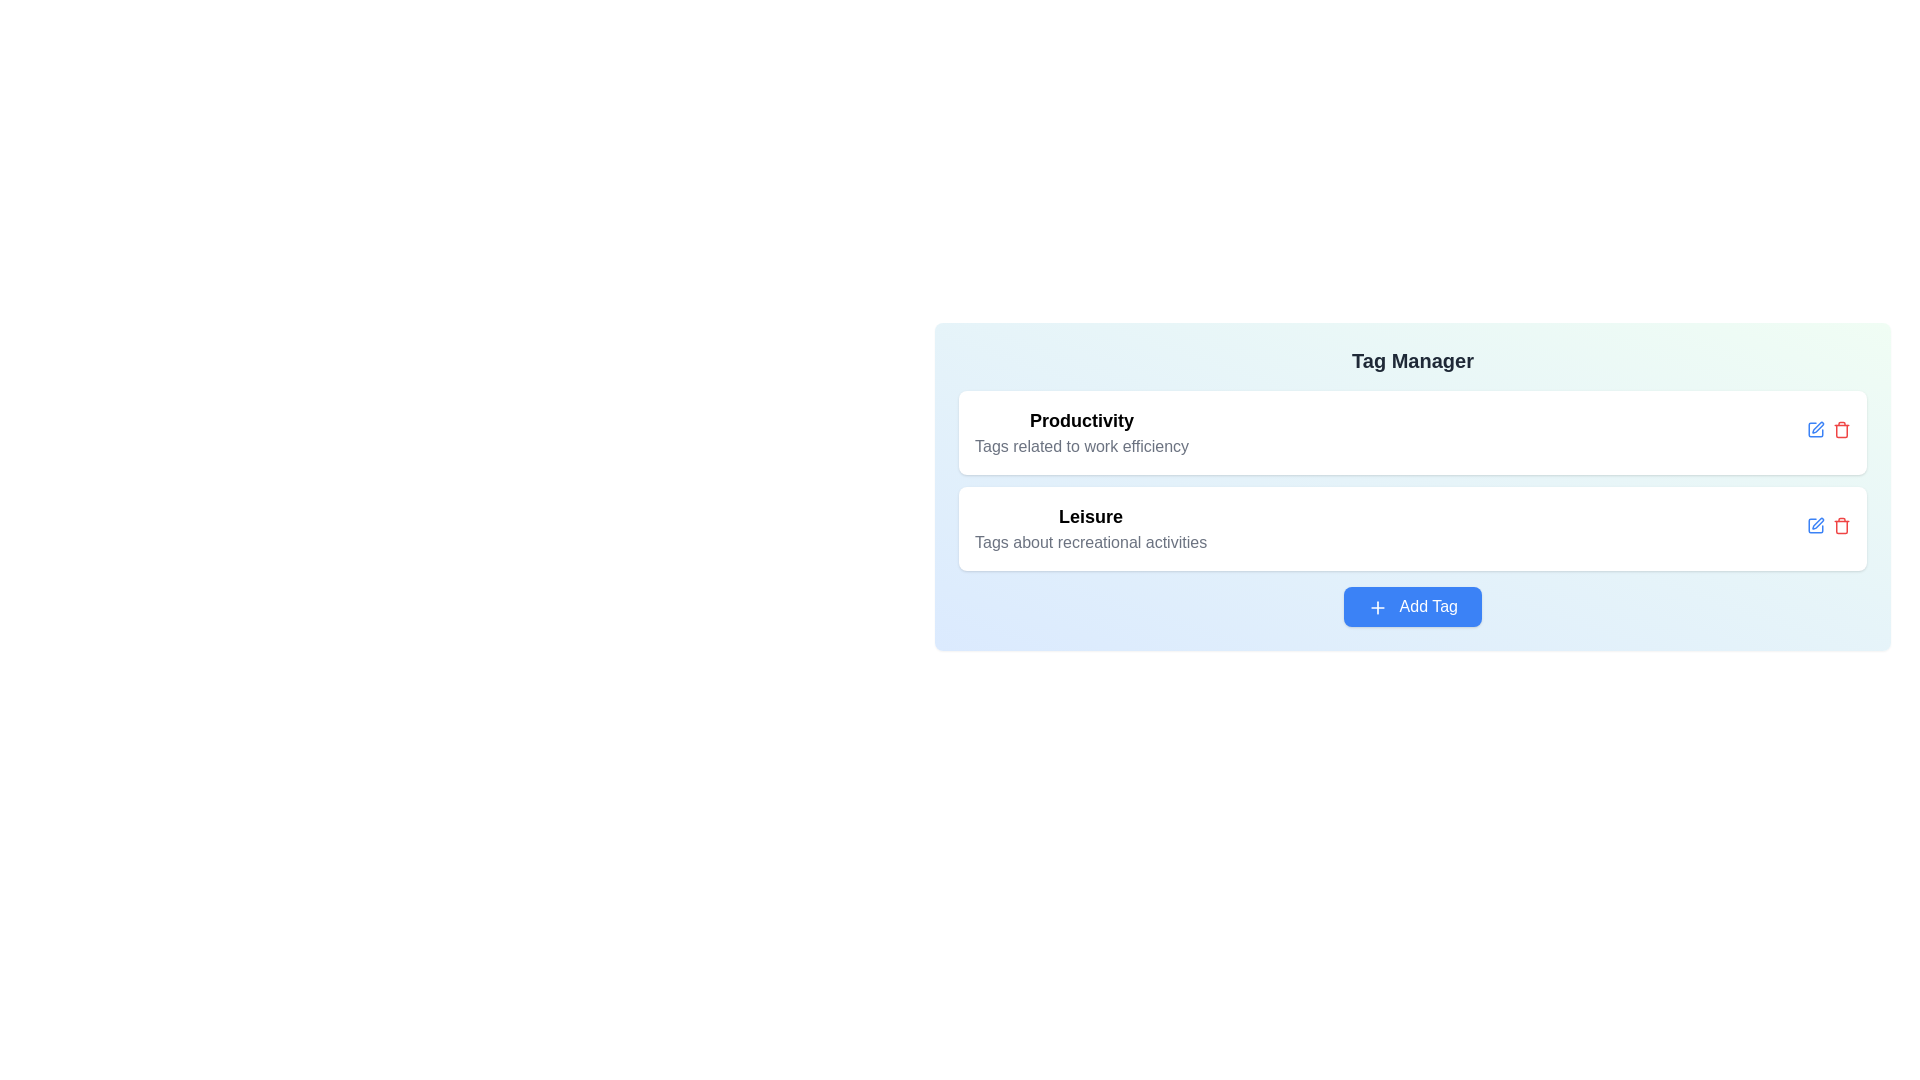 The image size is (1920, 1080). I want to click on the 'Add Tag' button, which has a blue background, white text, and a plus icon, located at the bottom center of the 'Tag Manager' section, so click(1411, 605).